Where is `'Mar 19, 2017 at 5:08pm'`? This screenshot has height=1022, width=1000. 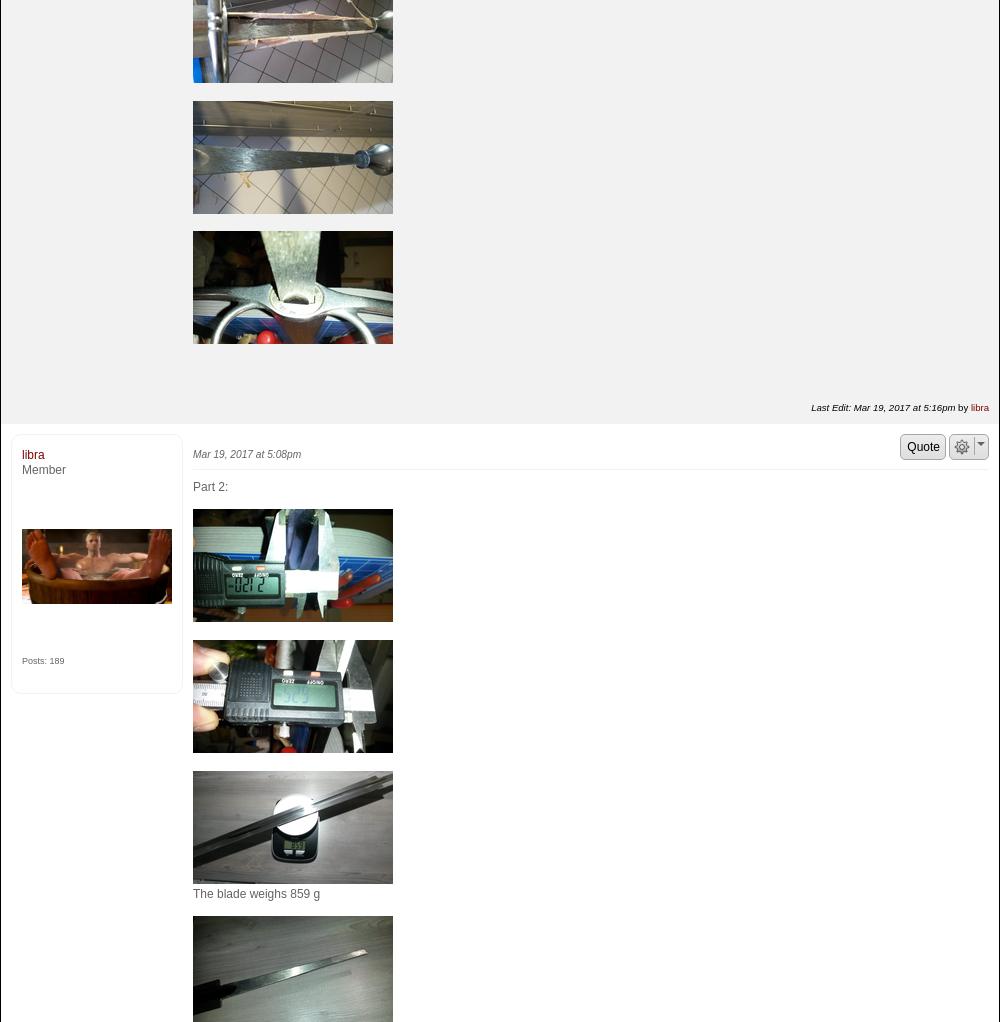 'Mar 19, 2017 at 5:08pm' is located at coordinates (246, 453).